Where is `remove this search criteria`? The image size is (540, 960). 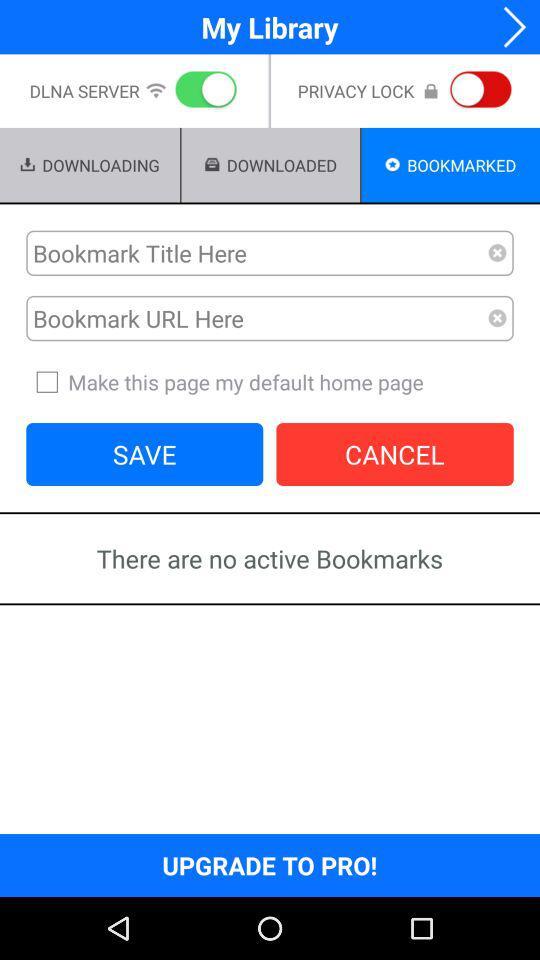 remove this search criteria is located at coordinates (496, 252).